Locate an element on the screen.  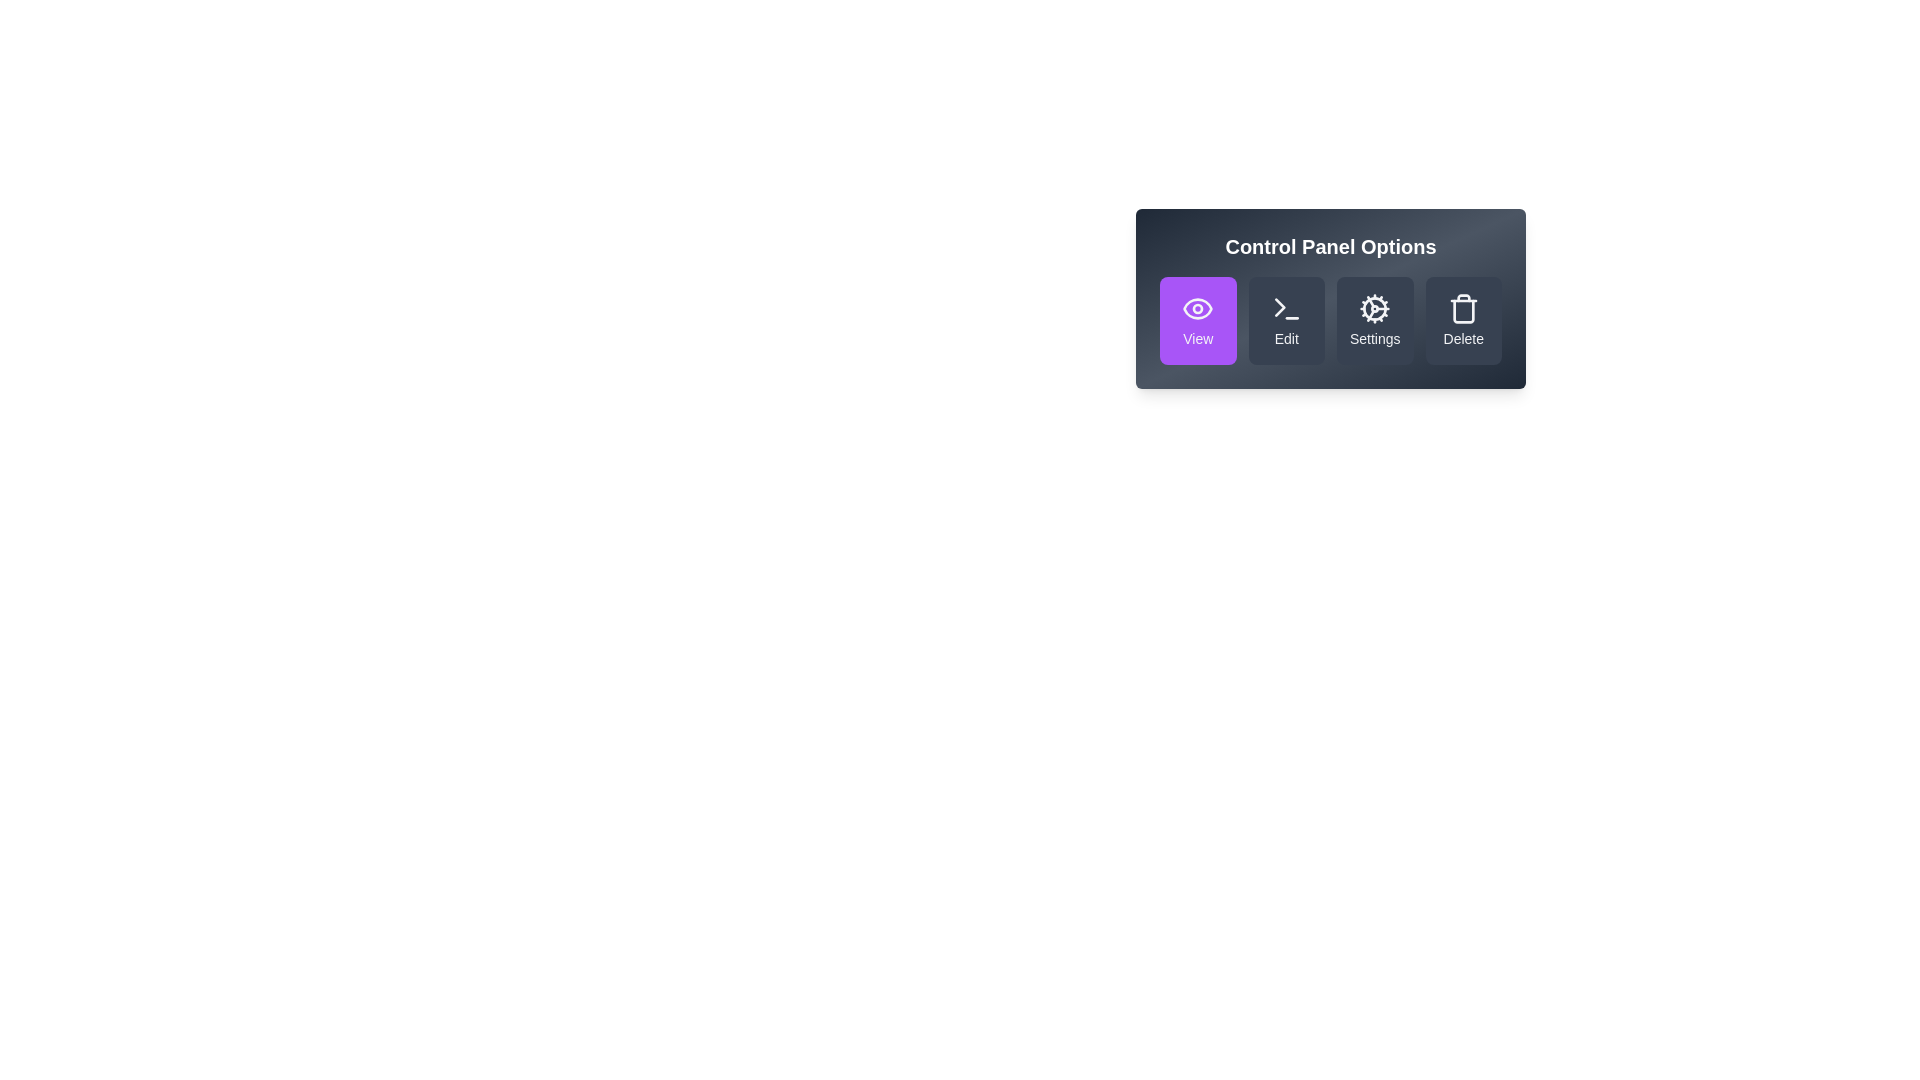
the sixth stroke of the cogwheel icon in the 'Settings' option of the Control Panel Options interface, which appears as a thin, slanted line segment styled with a vector-based design is located at coordinates (1370, 315).